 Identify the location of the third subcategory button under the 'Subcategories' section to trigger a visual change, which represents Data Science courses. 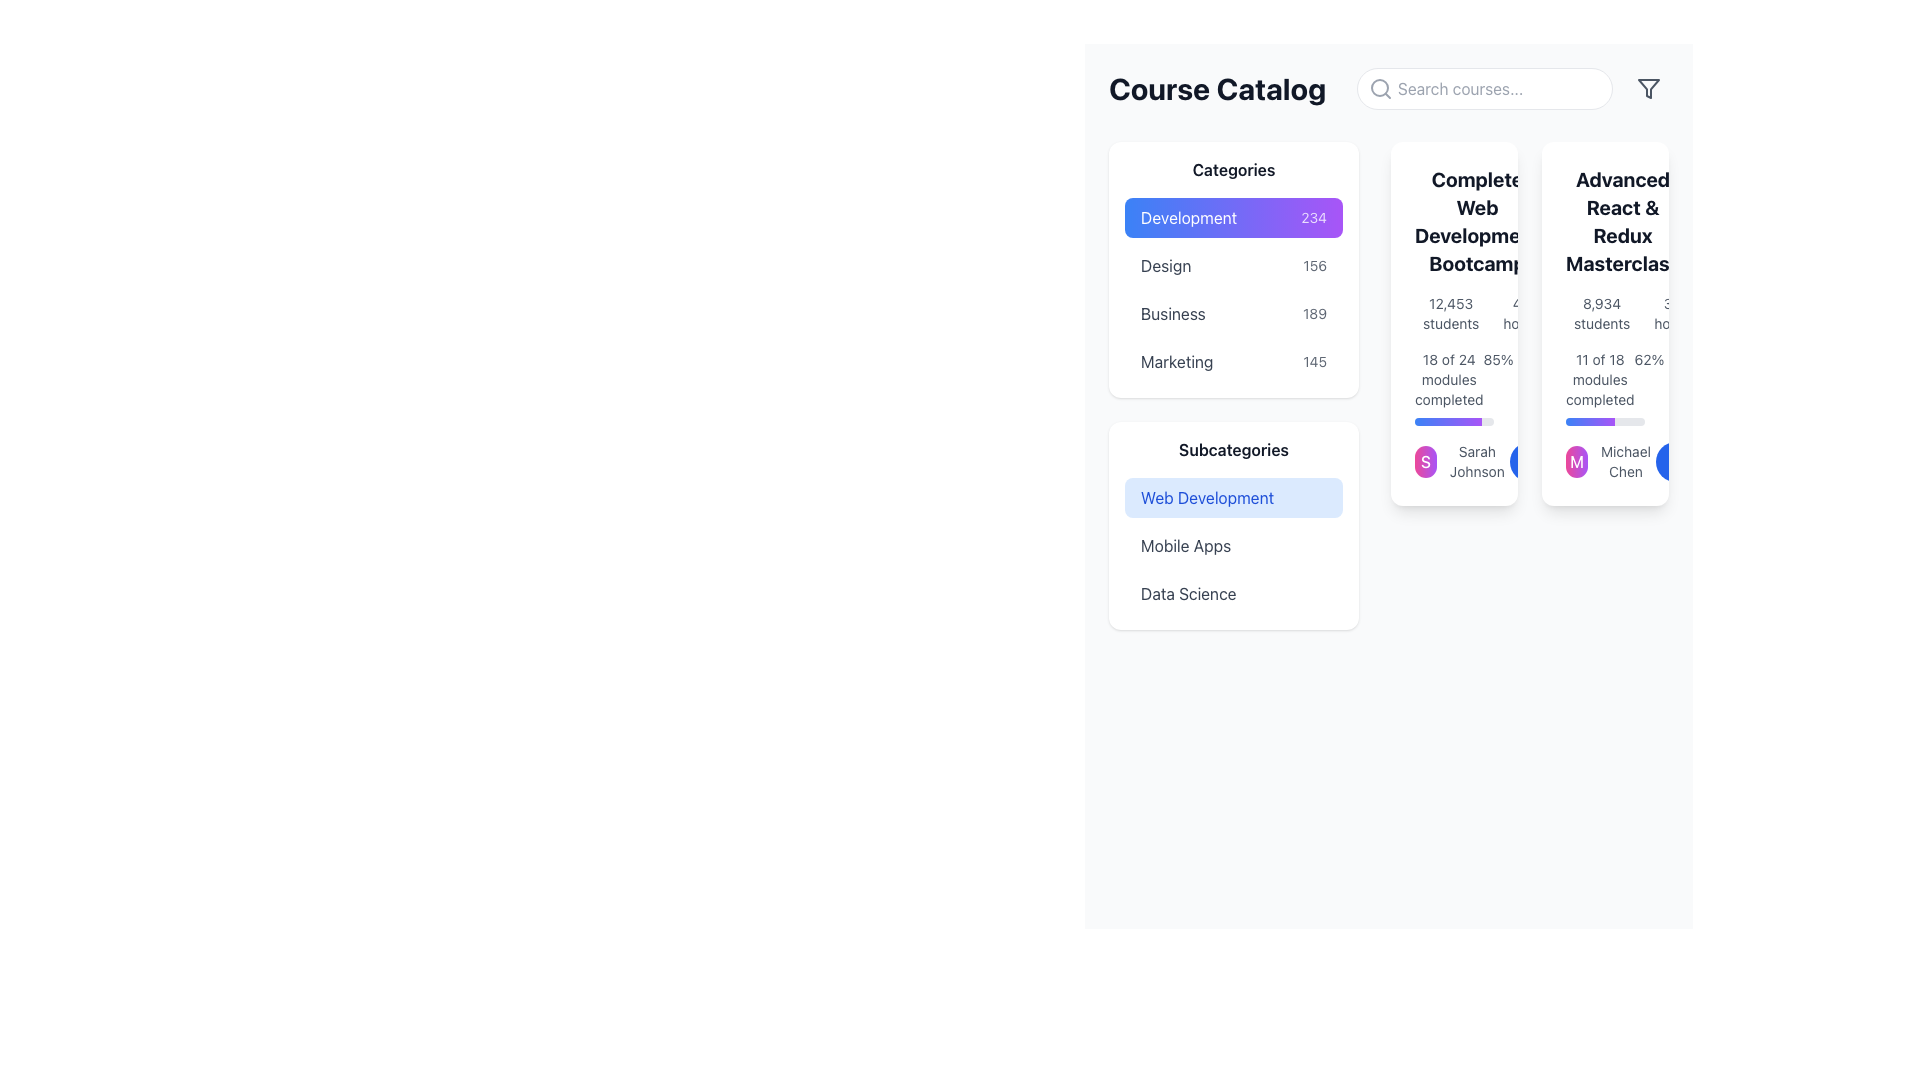
(1232, 593).